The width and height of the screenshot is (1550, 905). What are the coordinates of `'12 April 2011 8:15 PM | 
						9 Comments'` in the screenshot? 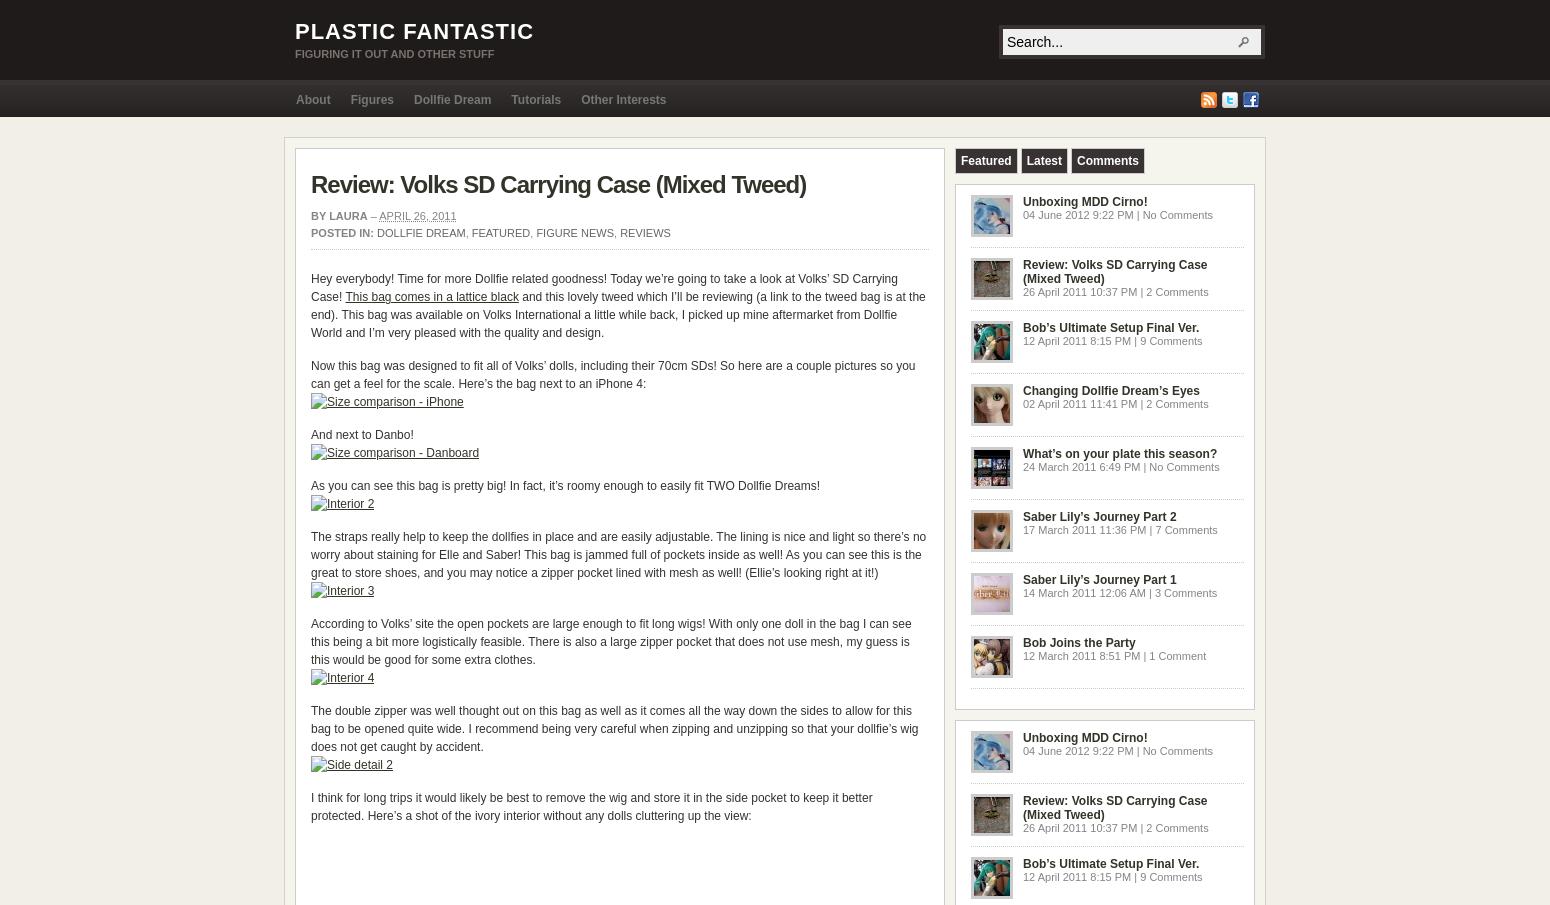 It's located at (1111, 877).